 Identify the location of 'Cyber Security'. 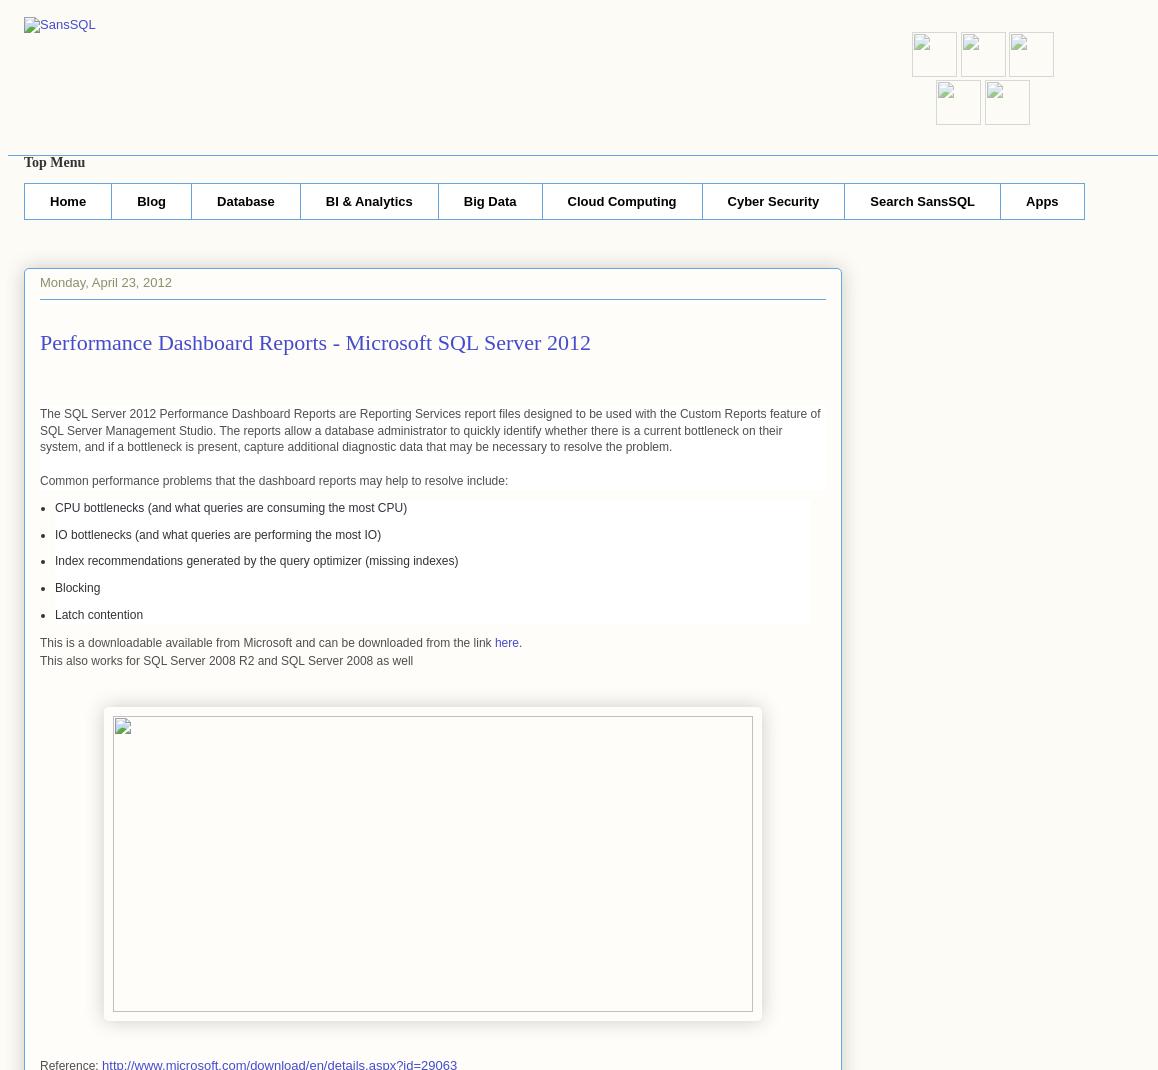
(772, 199).